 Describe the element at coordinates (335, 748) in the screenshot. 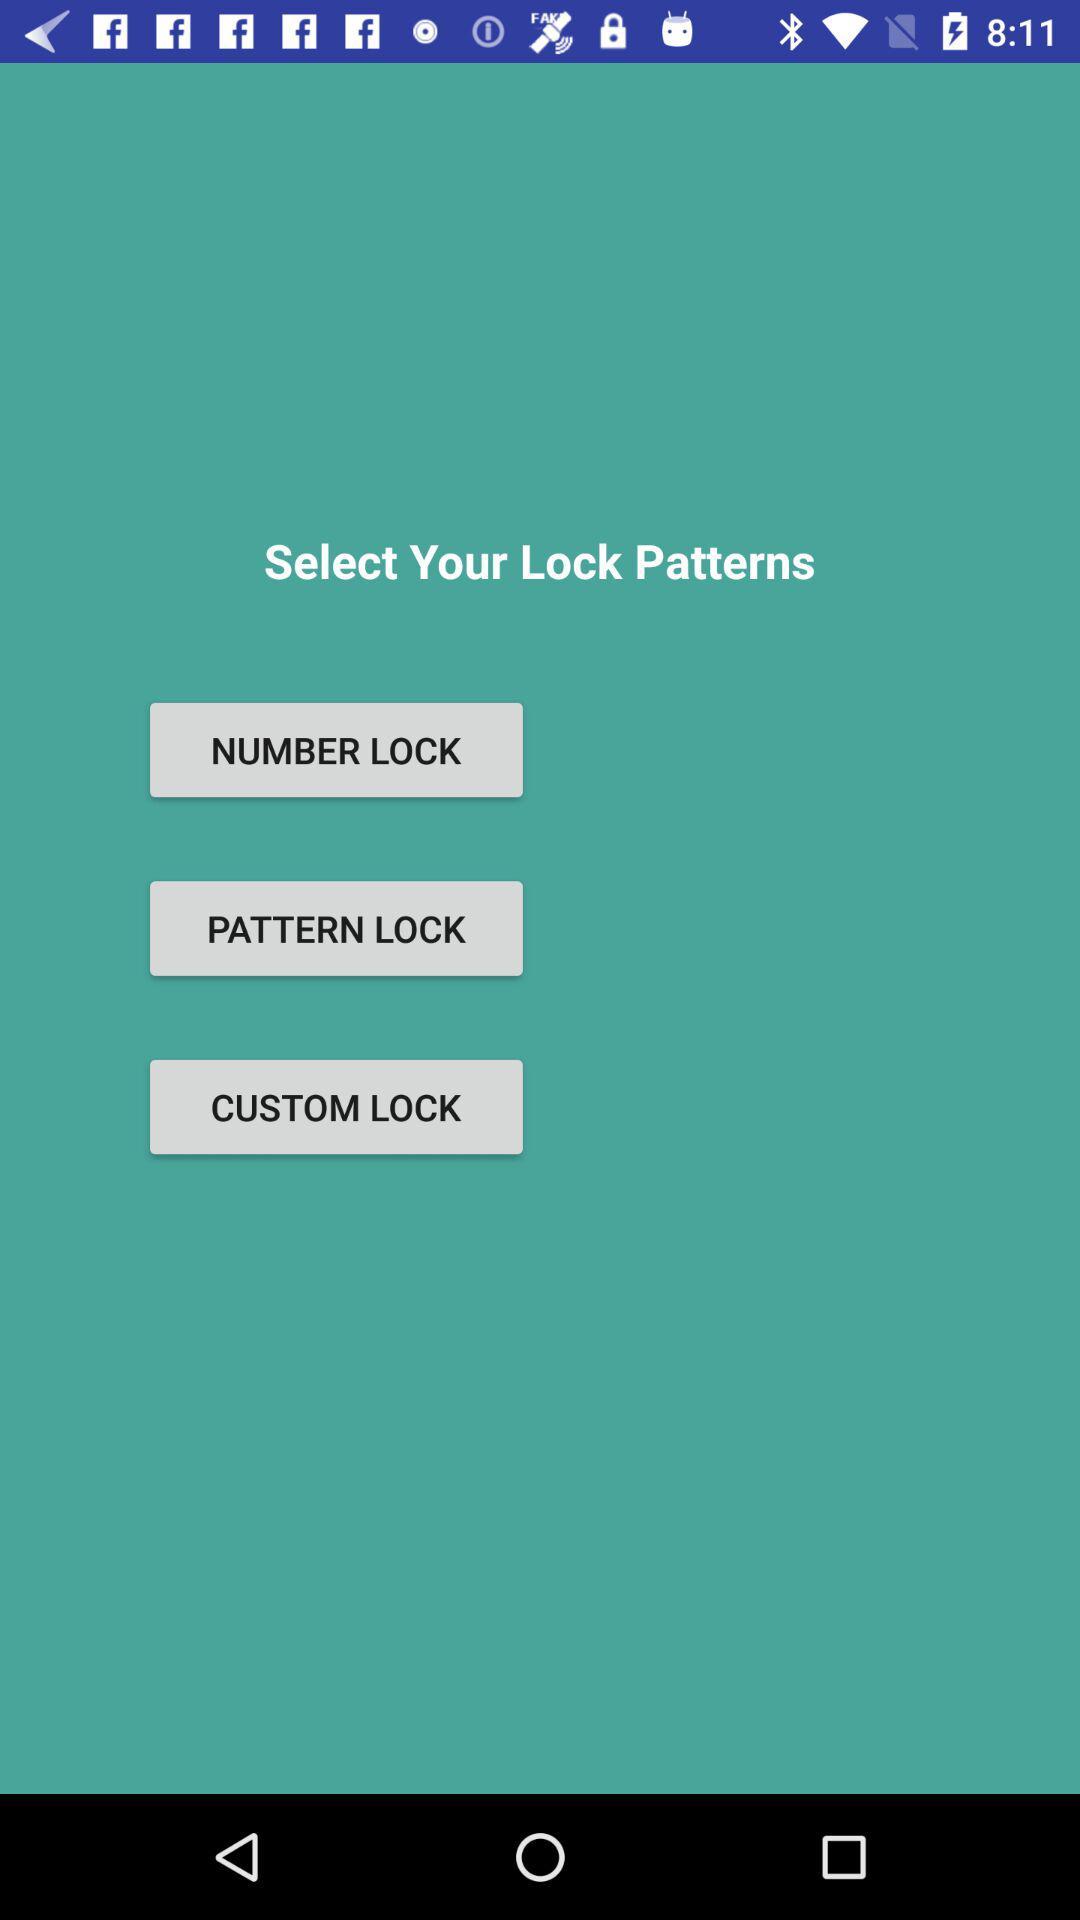

I see `item below select your lock` at that location.